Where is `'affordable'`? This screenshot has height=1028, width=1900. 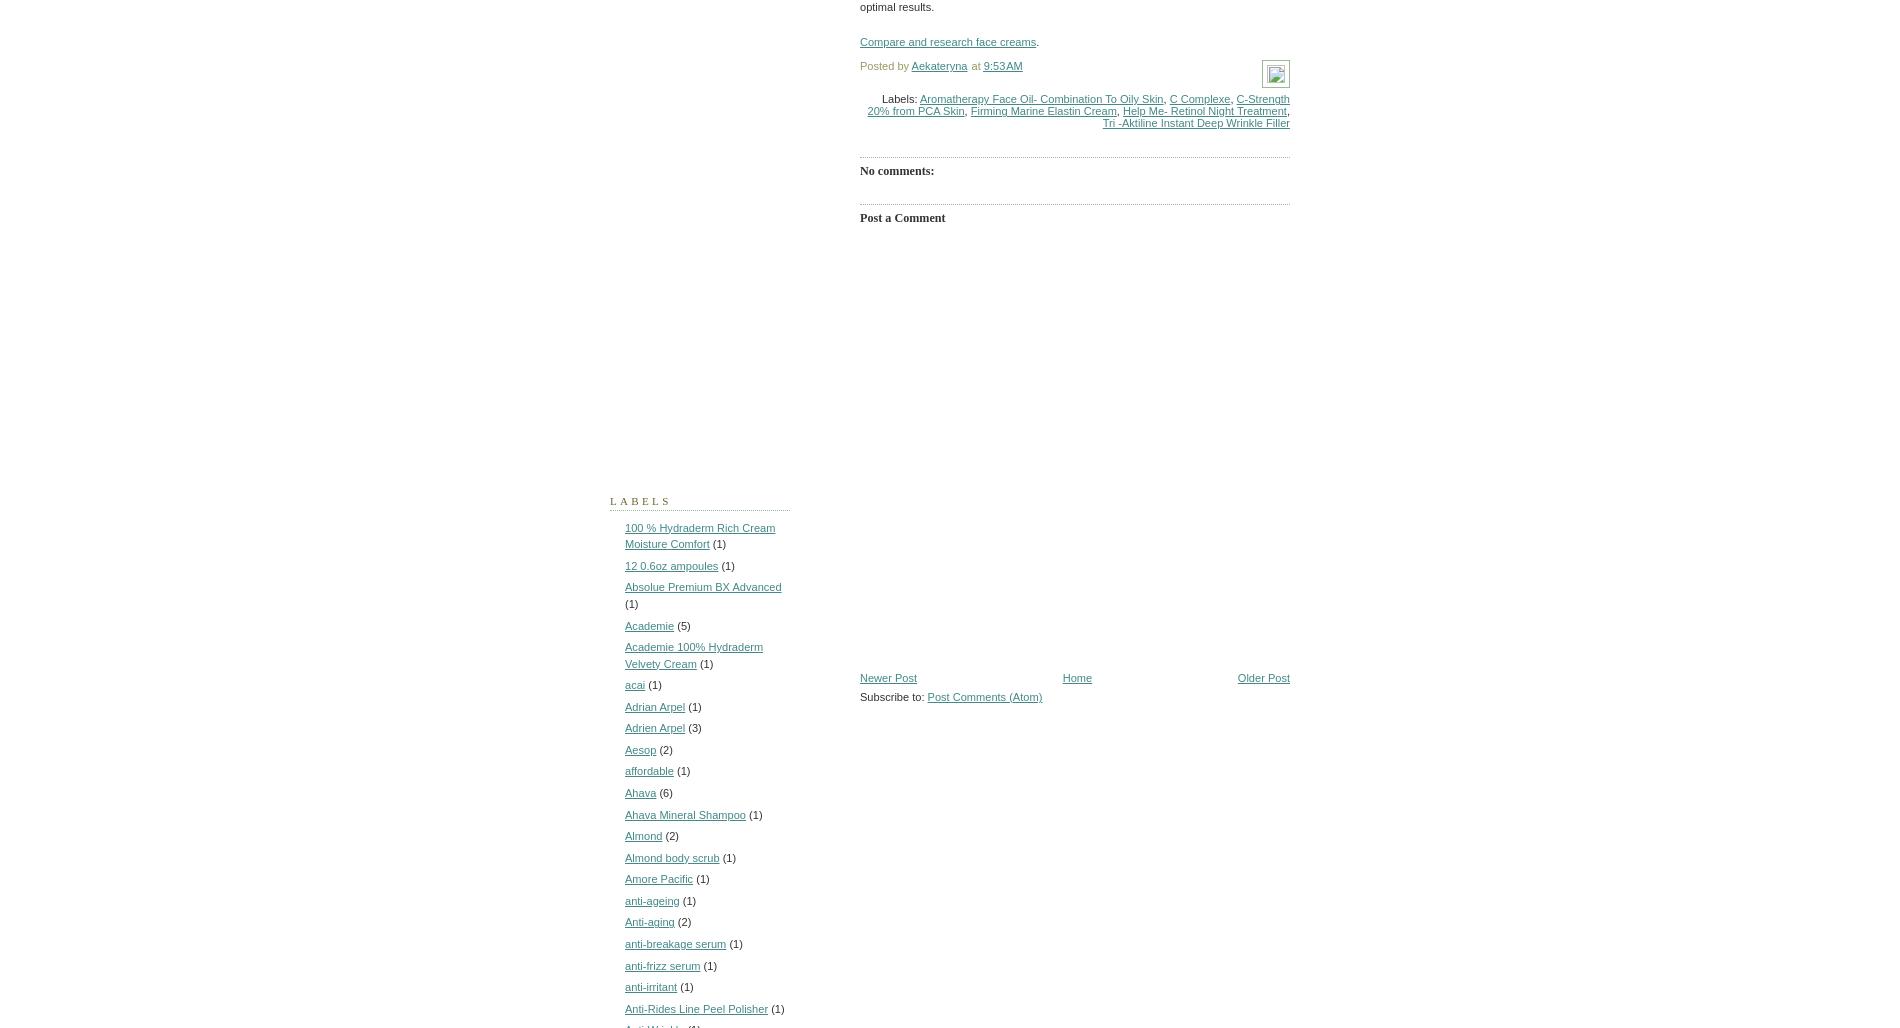 'affordable' is located at coordinates (649, 771).